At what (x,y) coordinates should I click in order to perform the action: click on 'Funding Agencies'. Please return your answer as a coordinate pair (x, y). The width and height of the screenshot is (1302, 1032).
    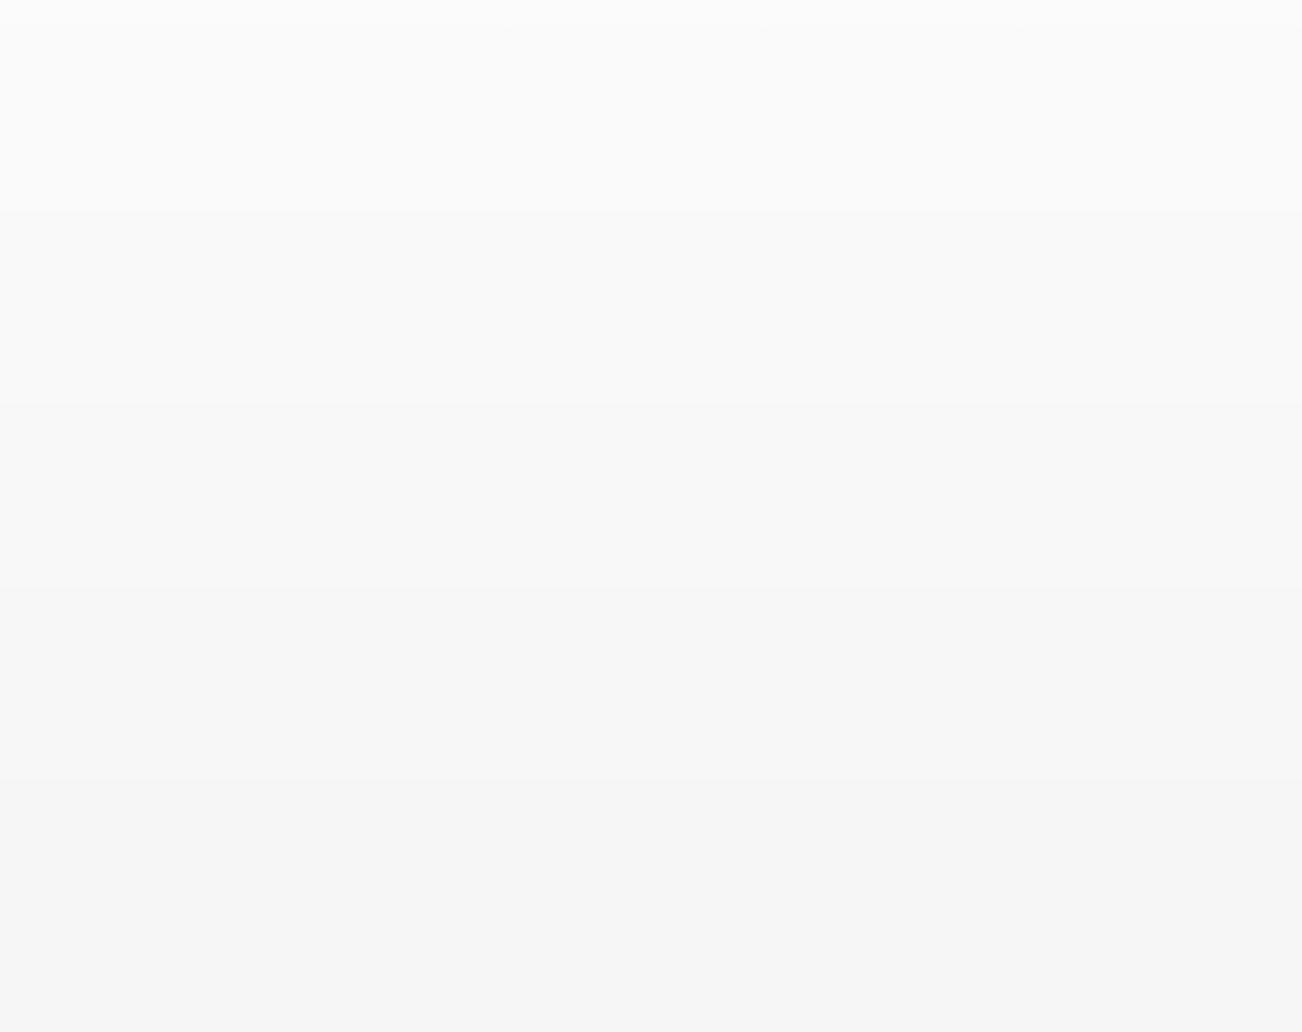
    Looking at the image, I should click on (879, 746).